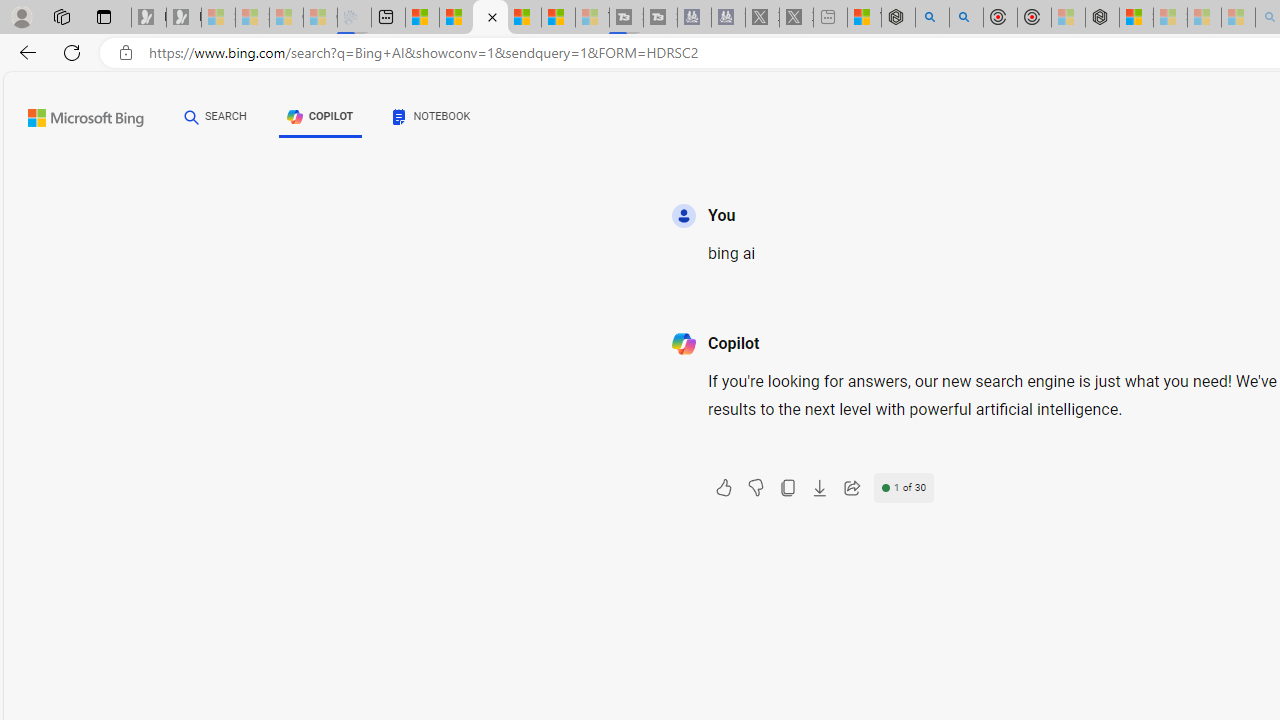 This screenshot has width=1280, height=720. I want to click on 'View site information', so click(125, 52).